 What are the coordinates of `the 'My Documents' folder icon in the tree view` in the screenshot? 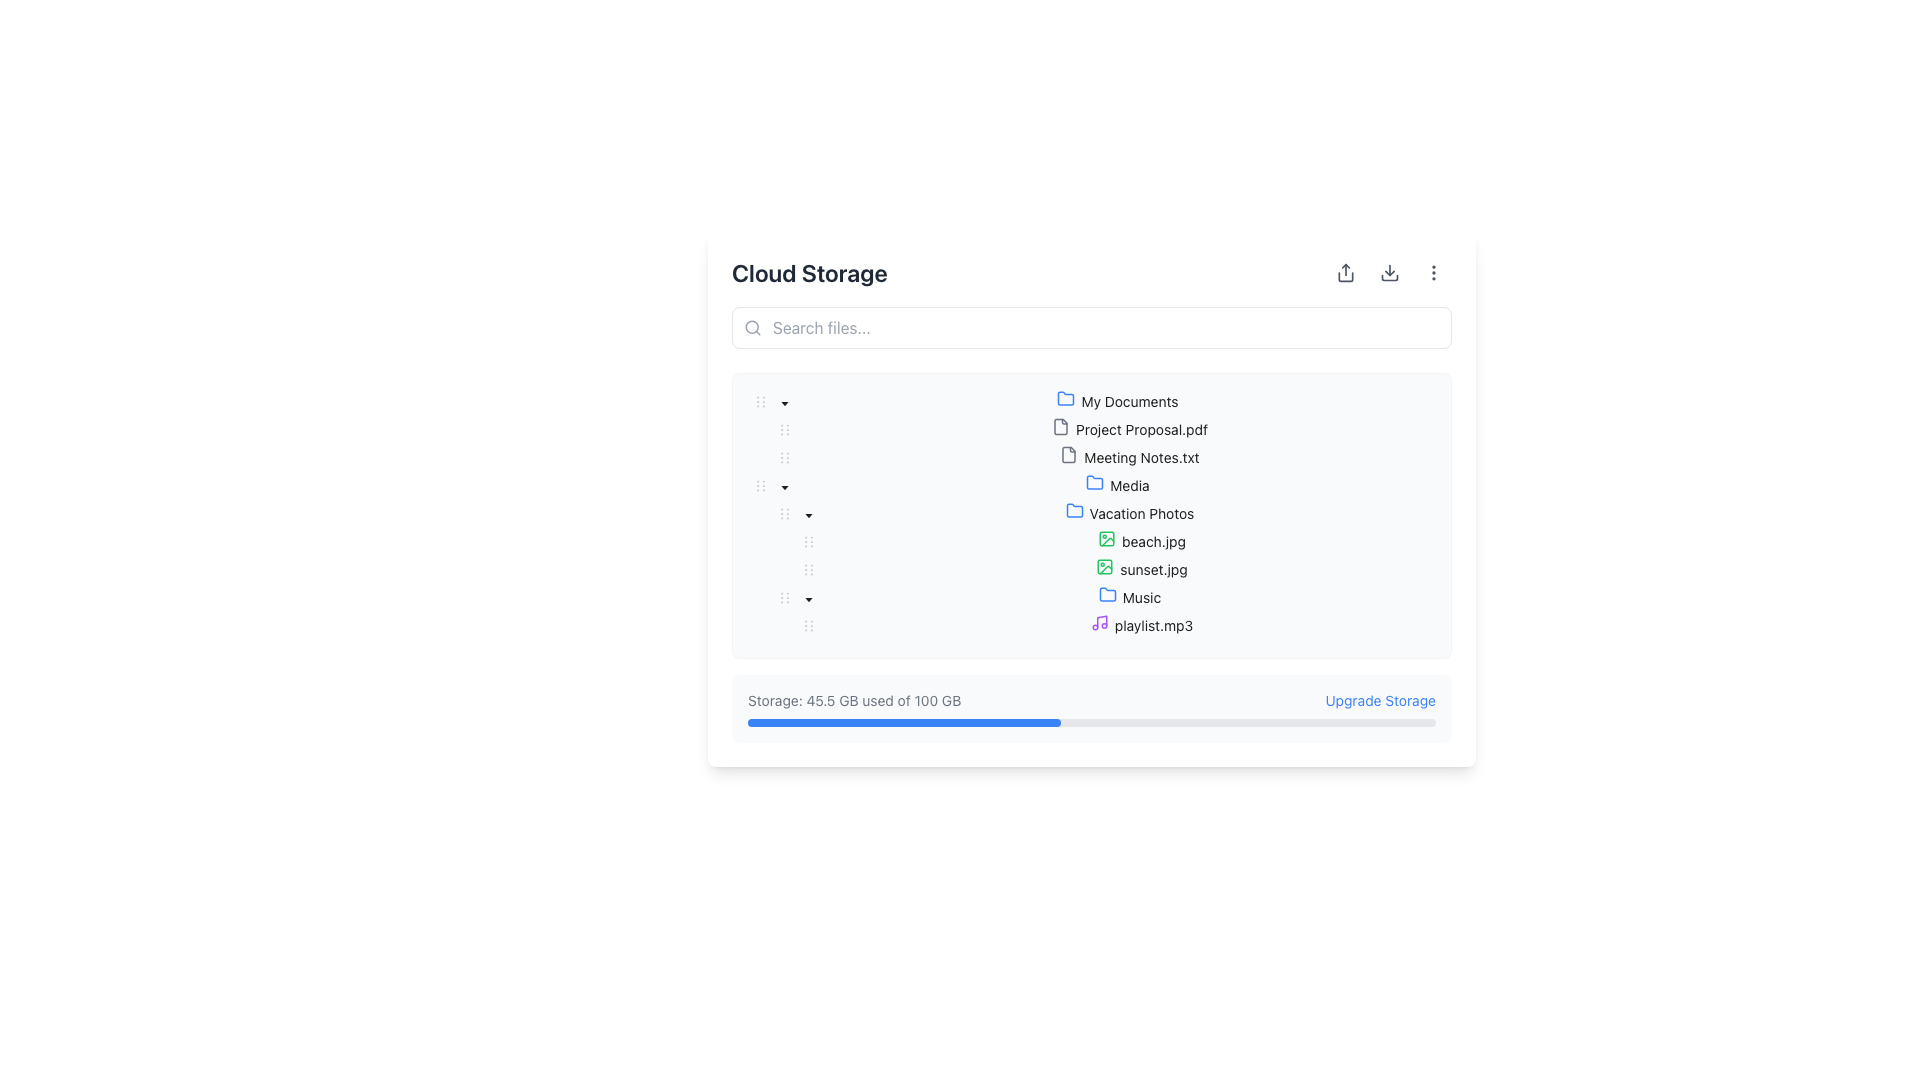 It's located at (1090, 401).